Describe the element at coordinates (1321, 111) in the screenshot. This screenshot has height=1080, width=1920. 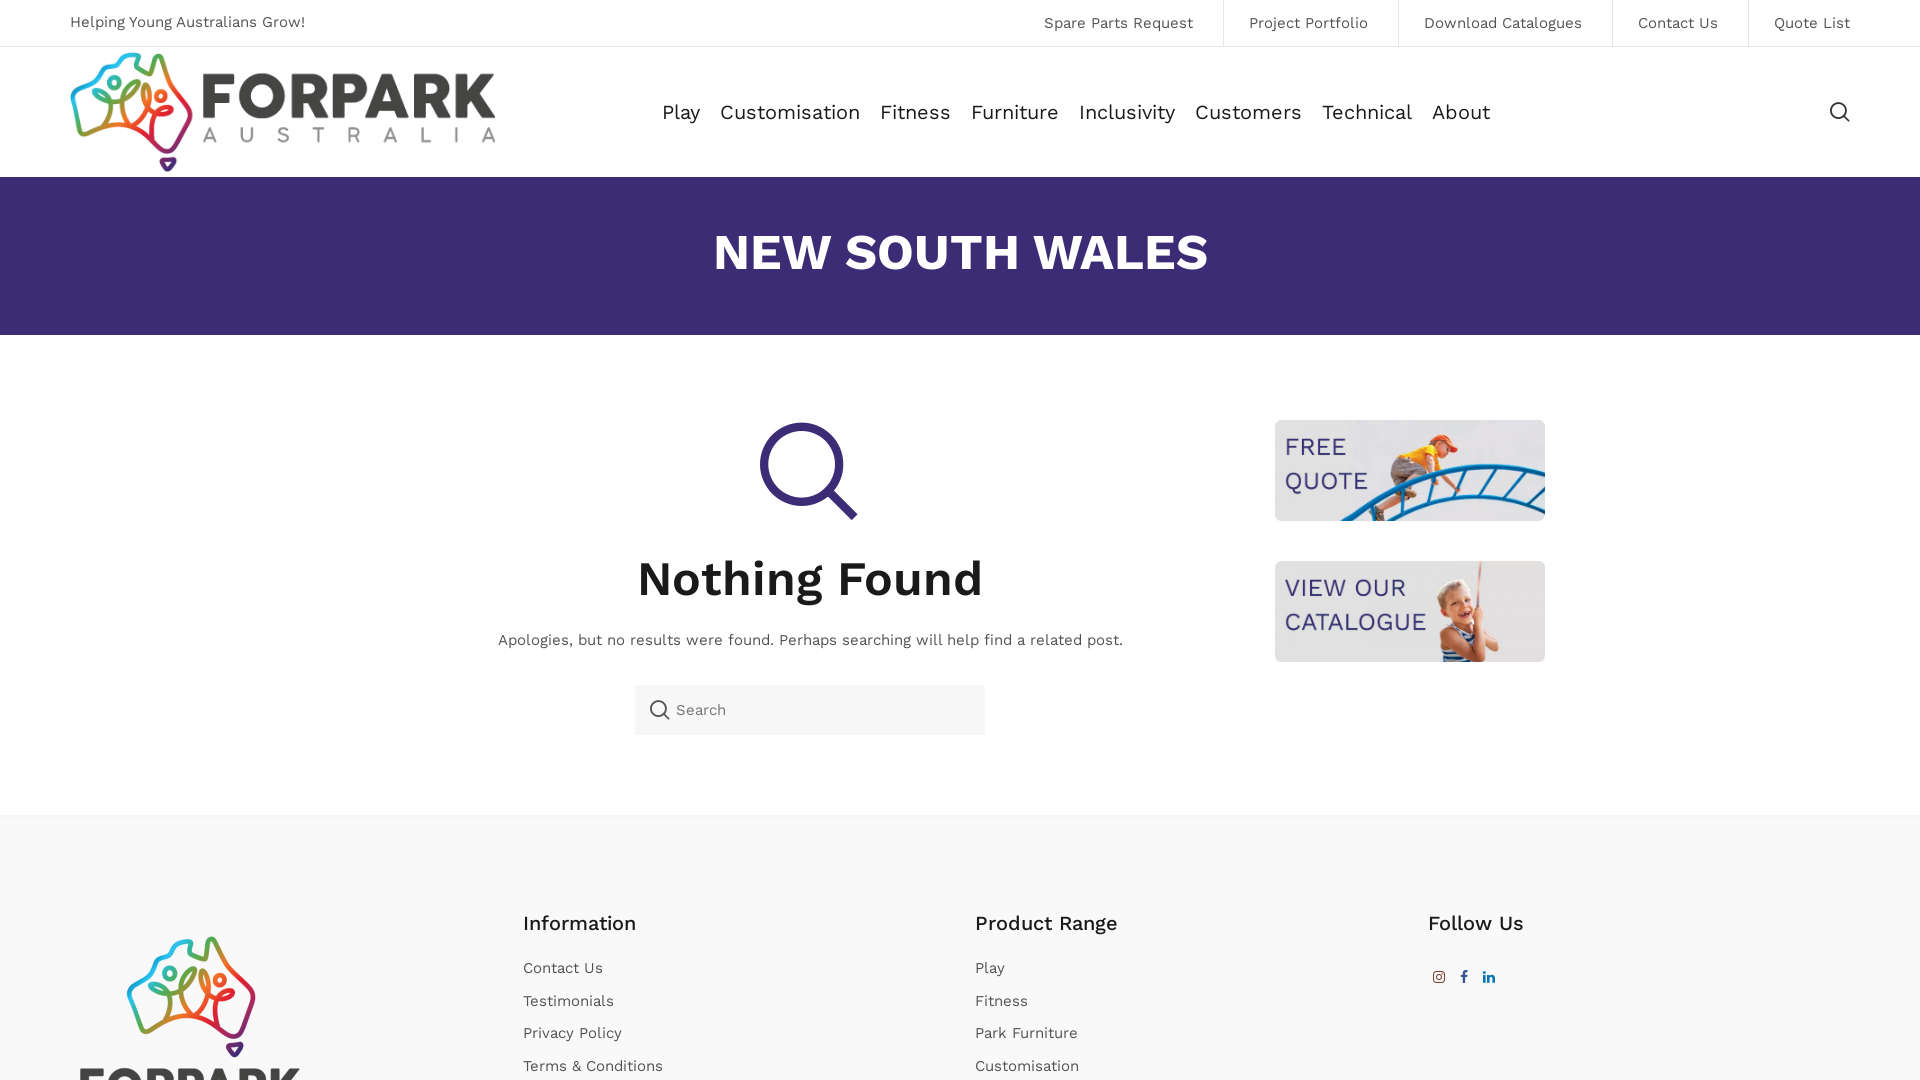
I see `'Technical'` at that location.